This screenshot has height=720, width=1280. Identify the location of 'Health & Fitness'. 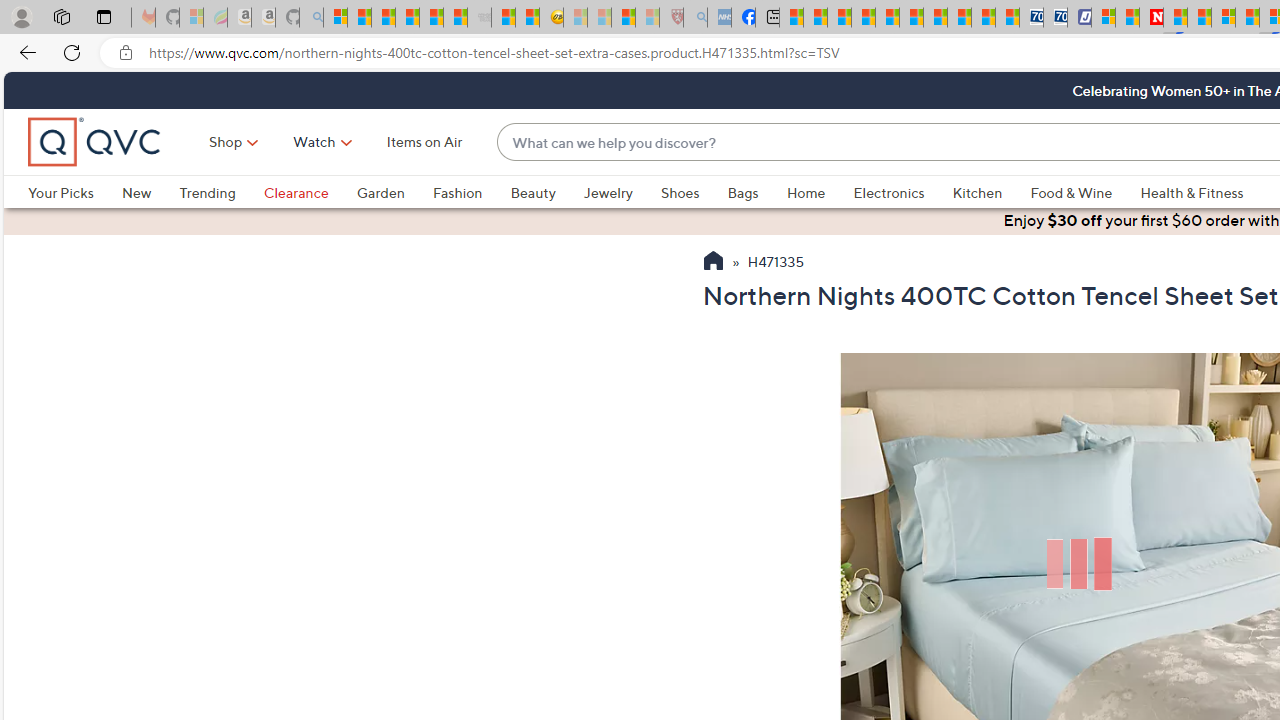
(1197, 192).